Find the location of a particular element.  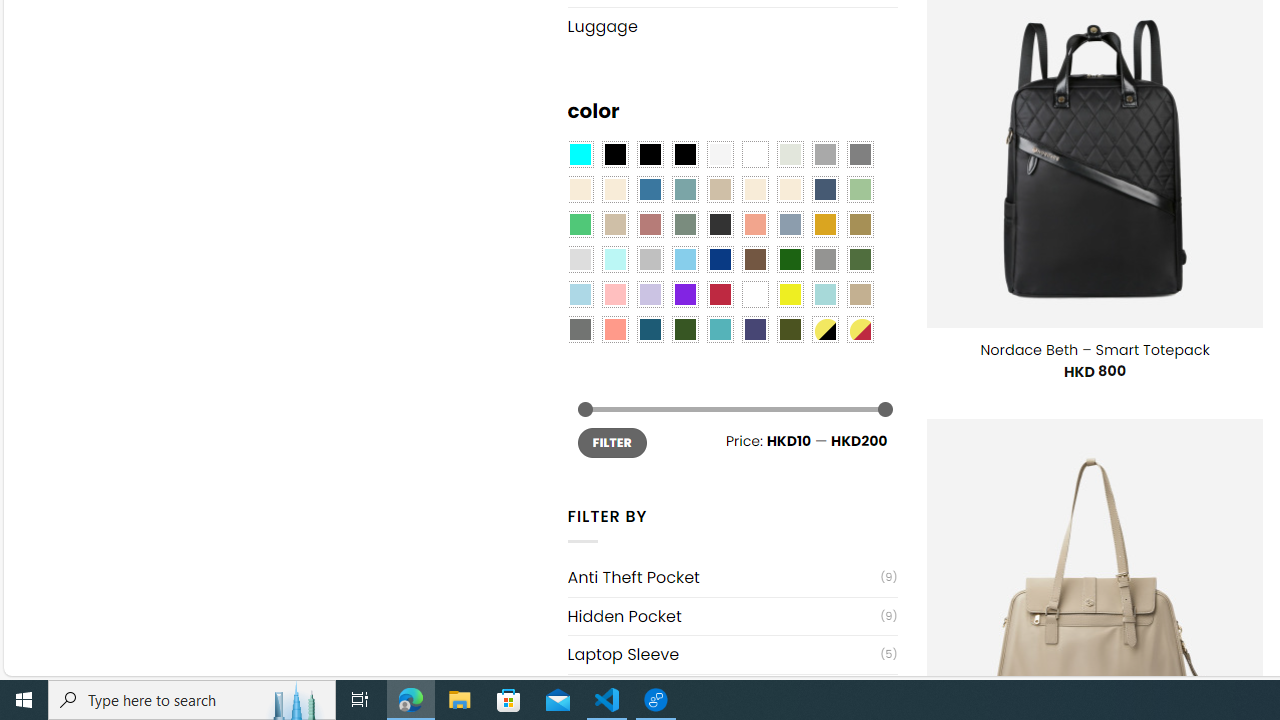

'Kelp' is located at coordinates (860, 225).